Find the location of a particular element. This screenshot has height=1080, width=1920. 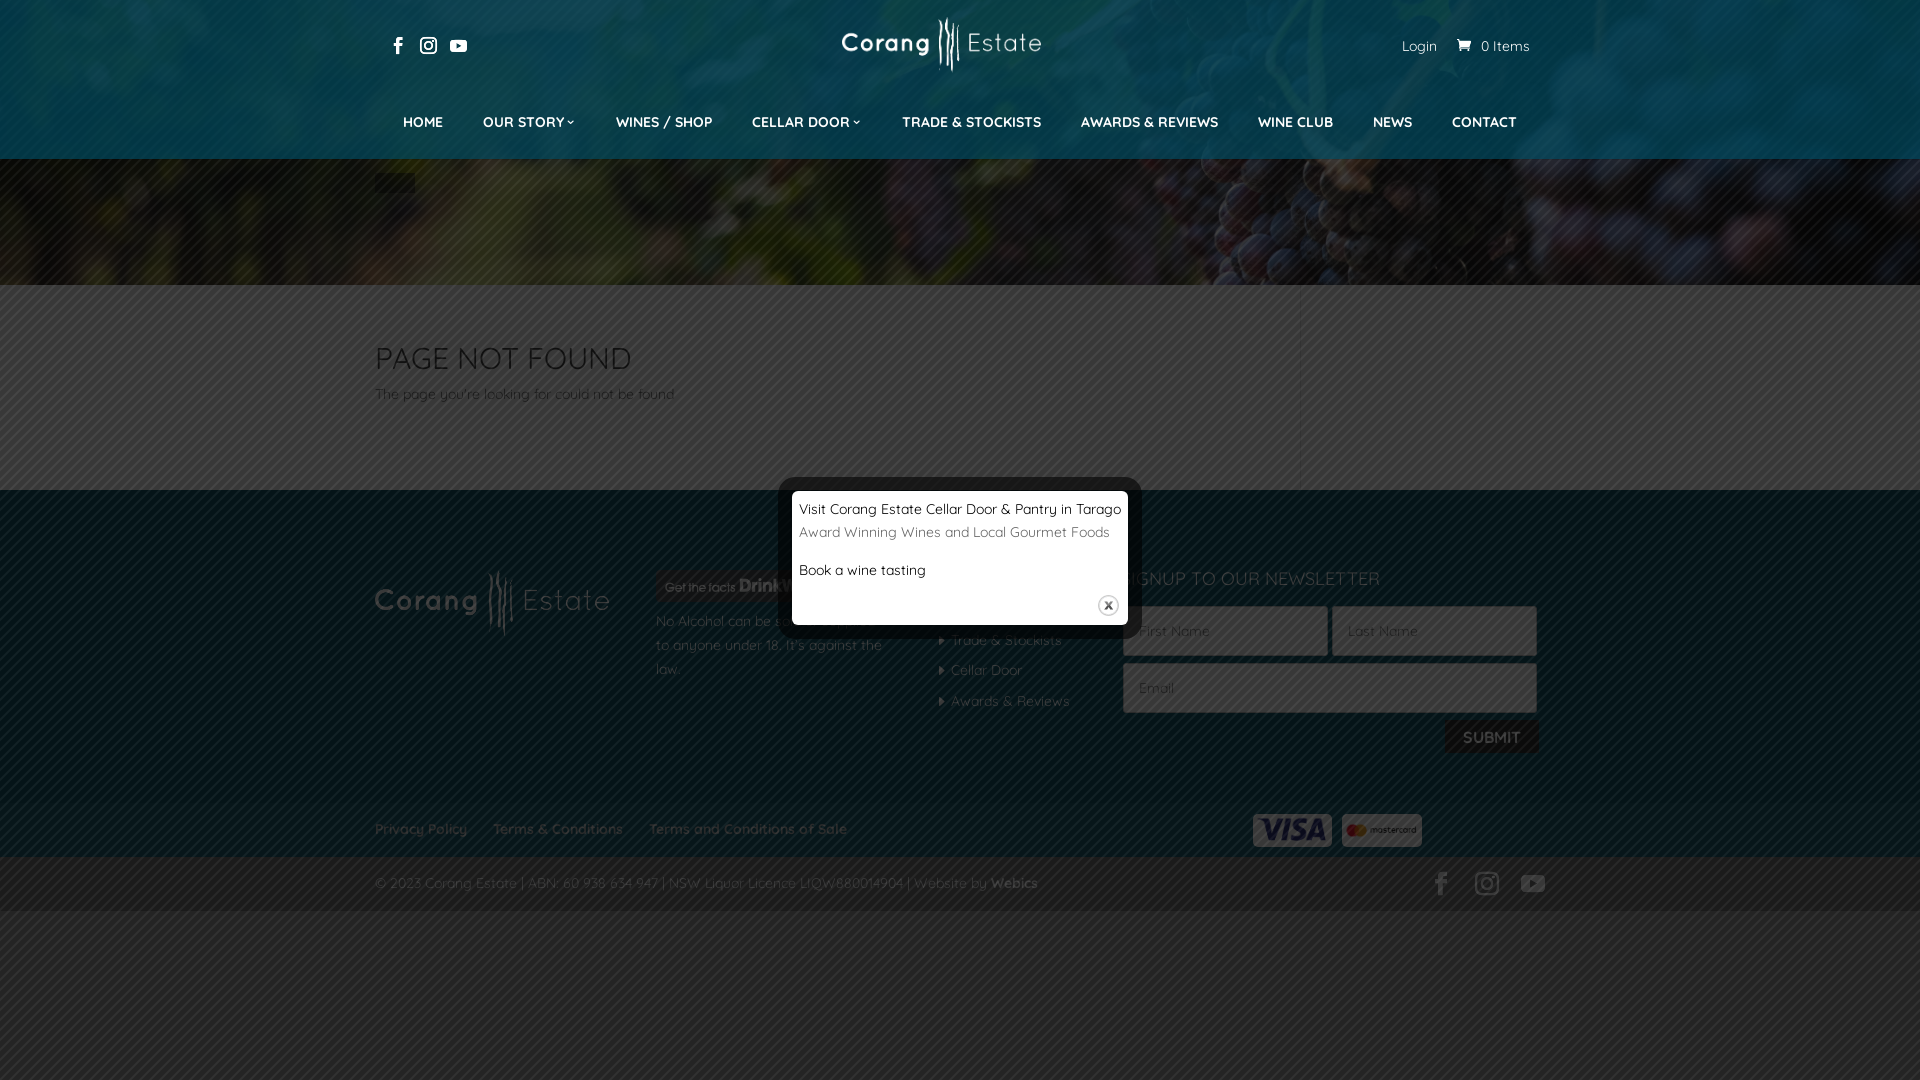

'WINE CLUB' is located at coordinates (1295, 122).